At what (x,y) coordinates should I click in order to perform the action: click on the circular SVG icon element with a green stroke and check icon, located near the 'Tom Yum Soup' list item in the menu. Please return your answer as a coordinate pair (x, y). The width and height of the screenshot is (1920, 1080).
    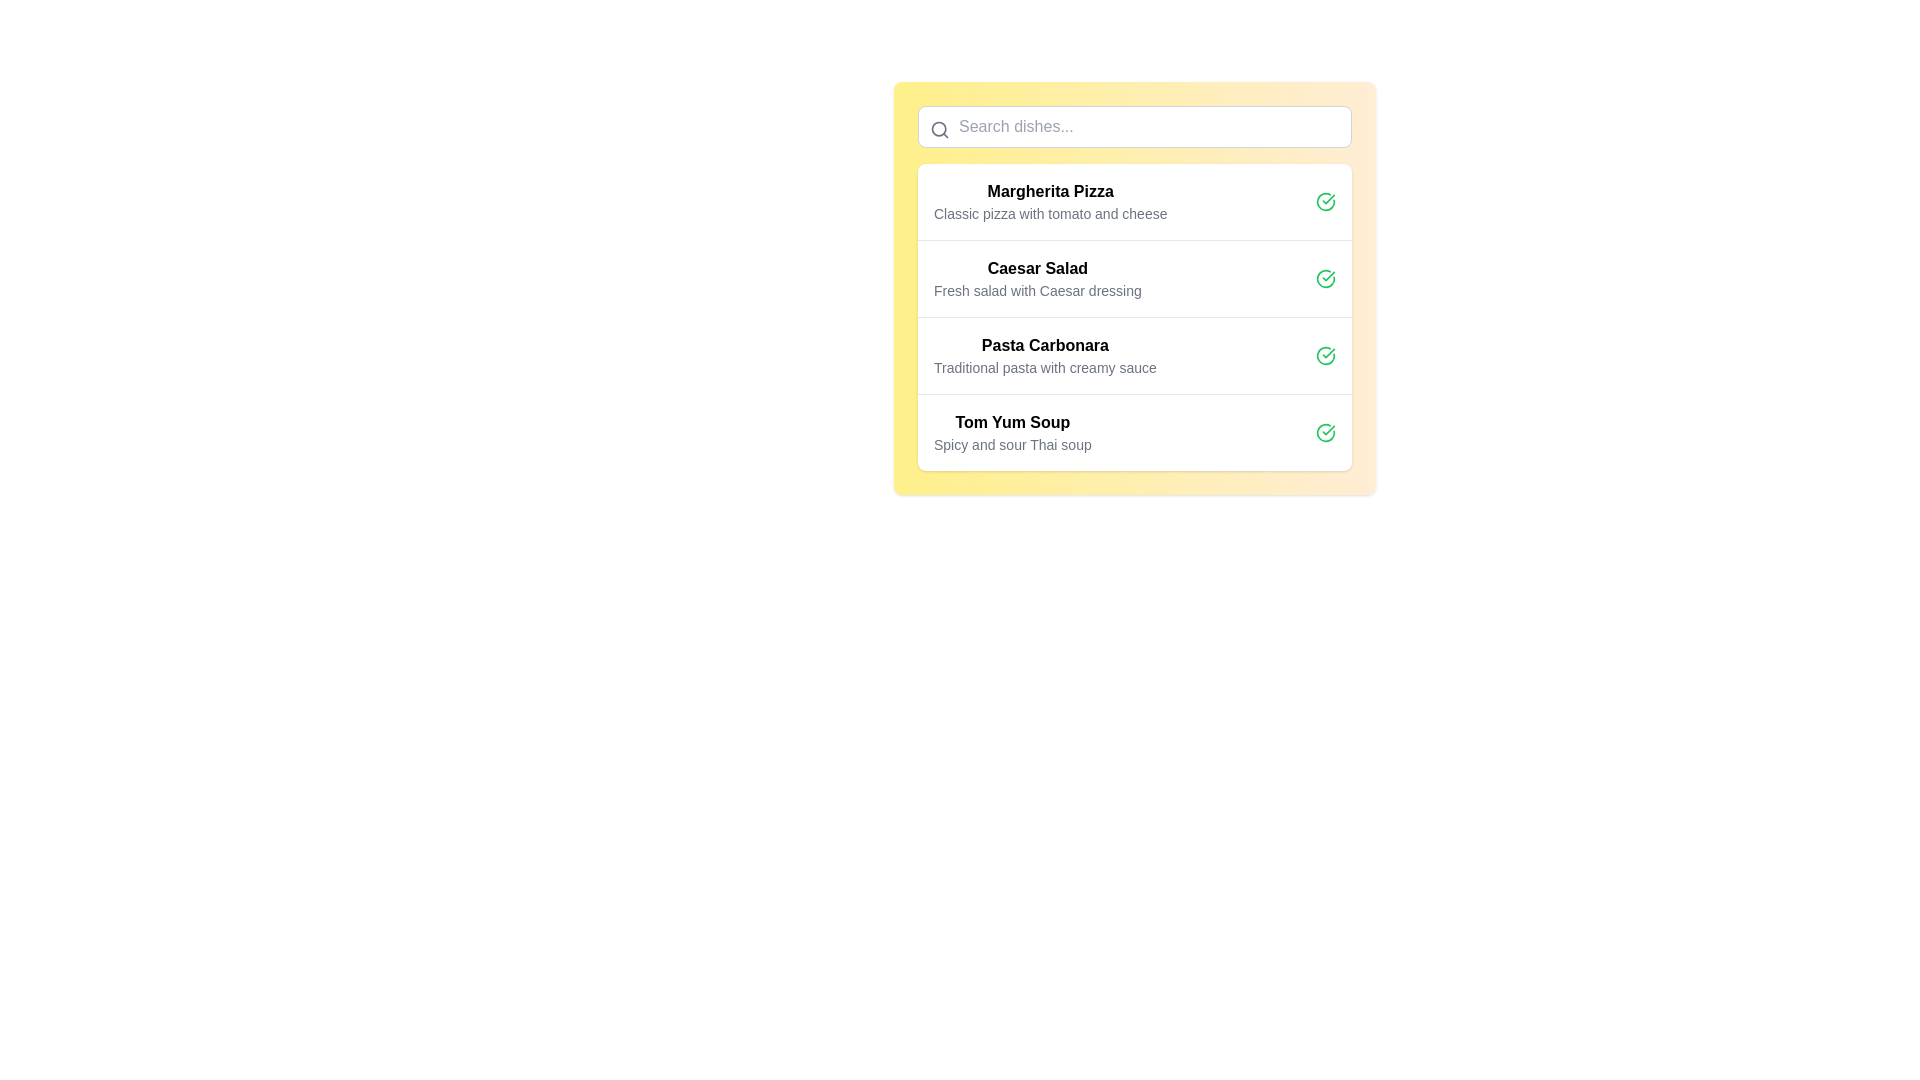
    Looking at the image, I should click on (1325, 431).